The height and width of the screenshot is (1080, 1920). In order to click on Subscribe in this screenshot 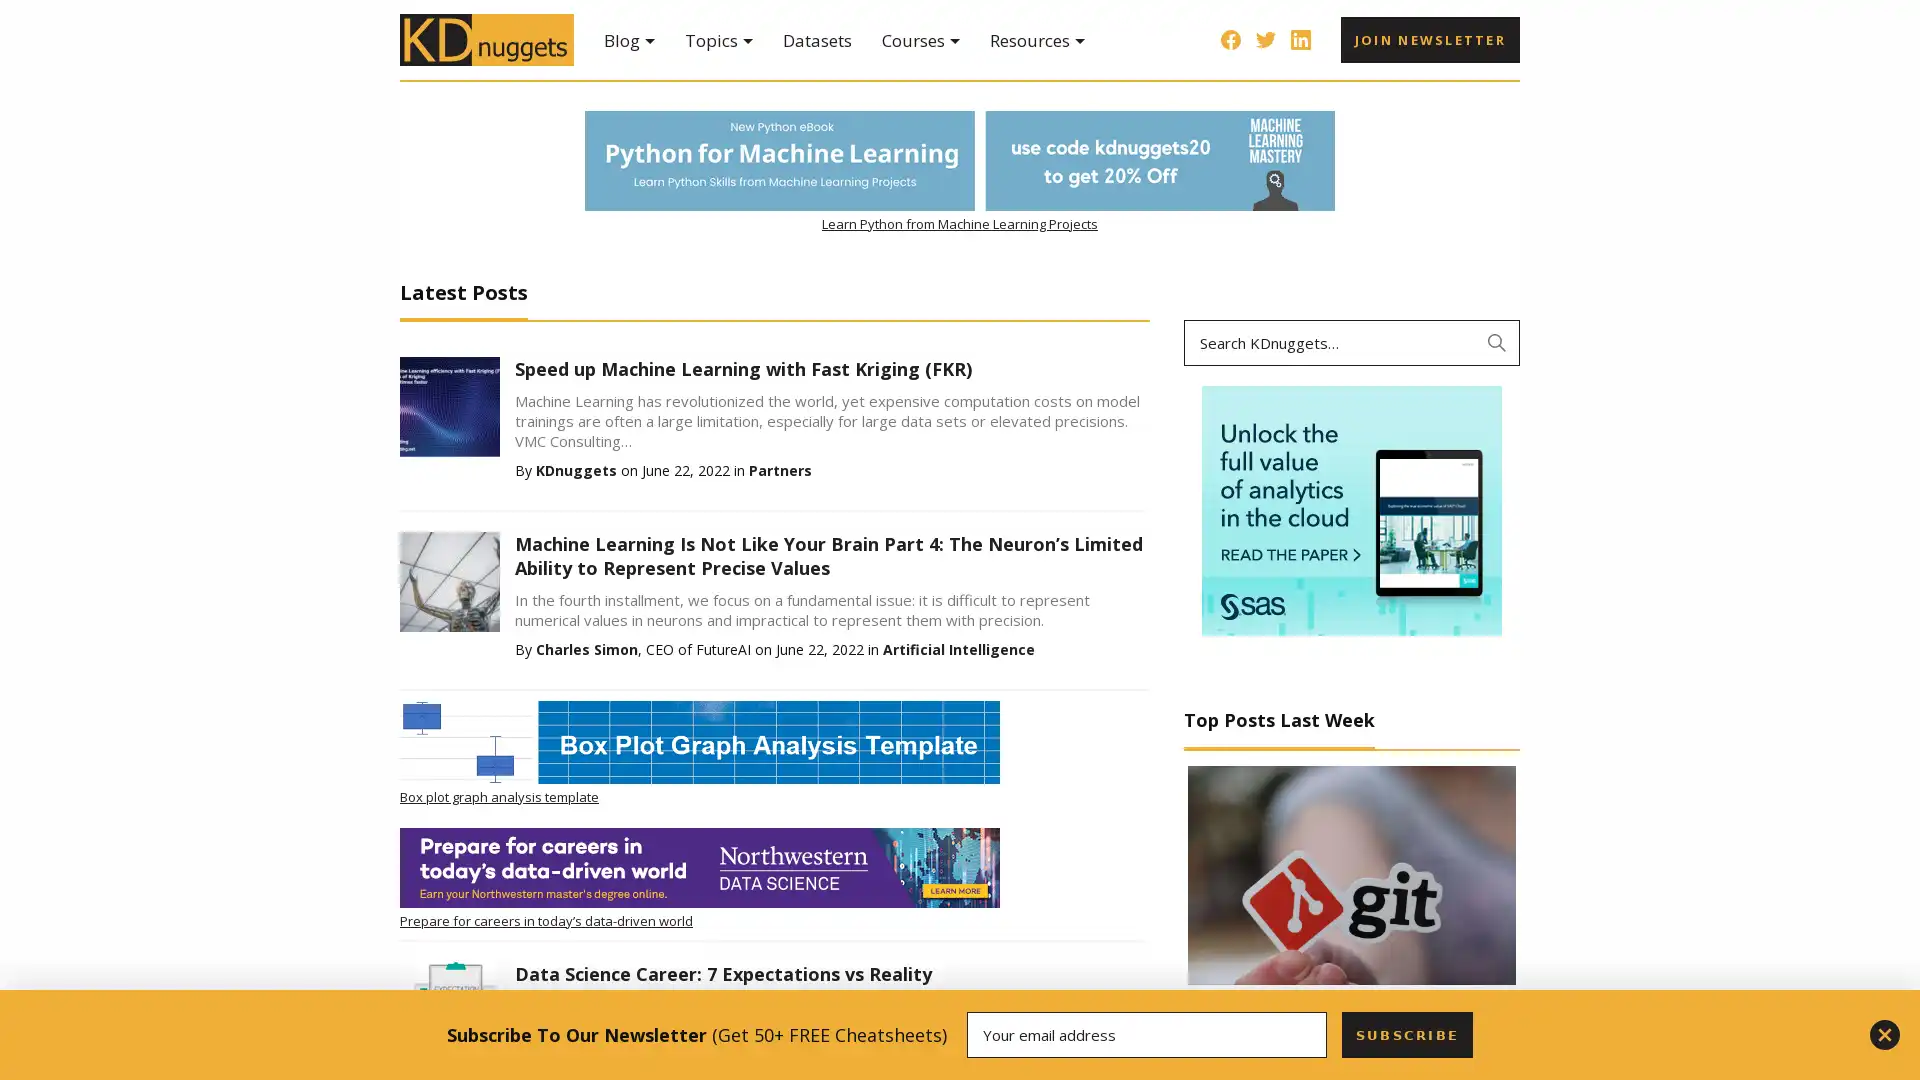, I will do `click(1405, 1034)`.